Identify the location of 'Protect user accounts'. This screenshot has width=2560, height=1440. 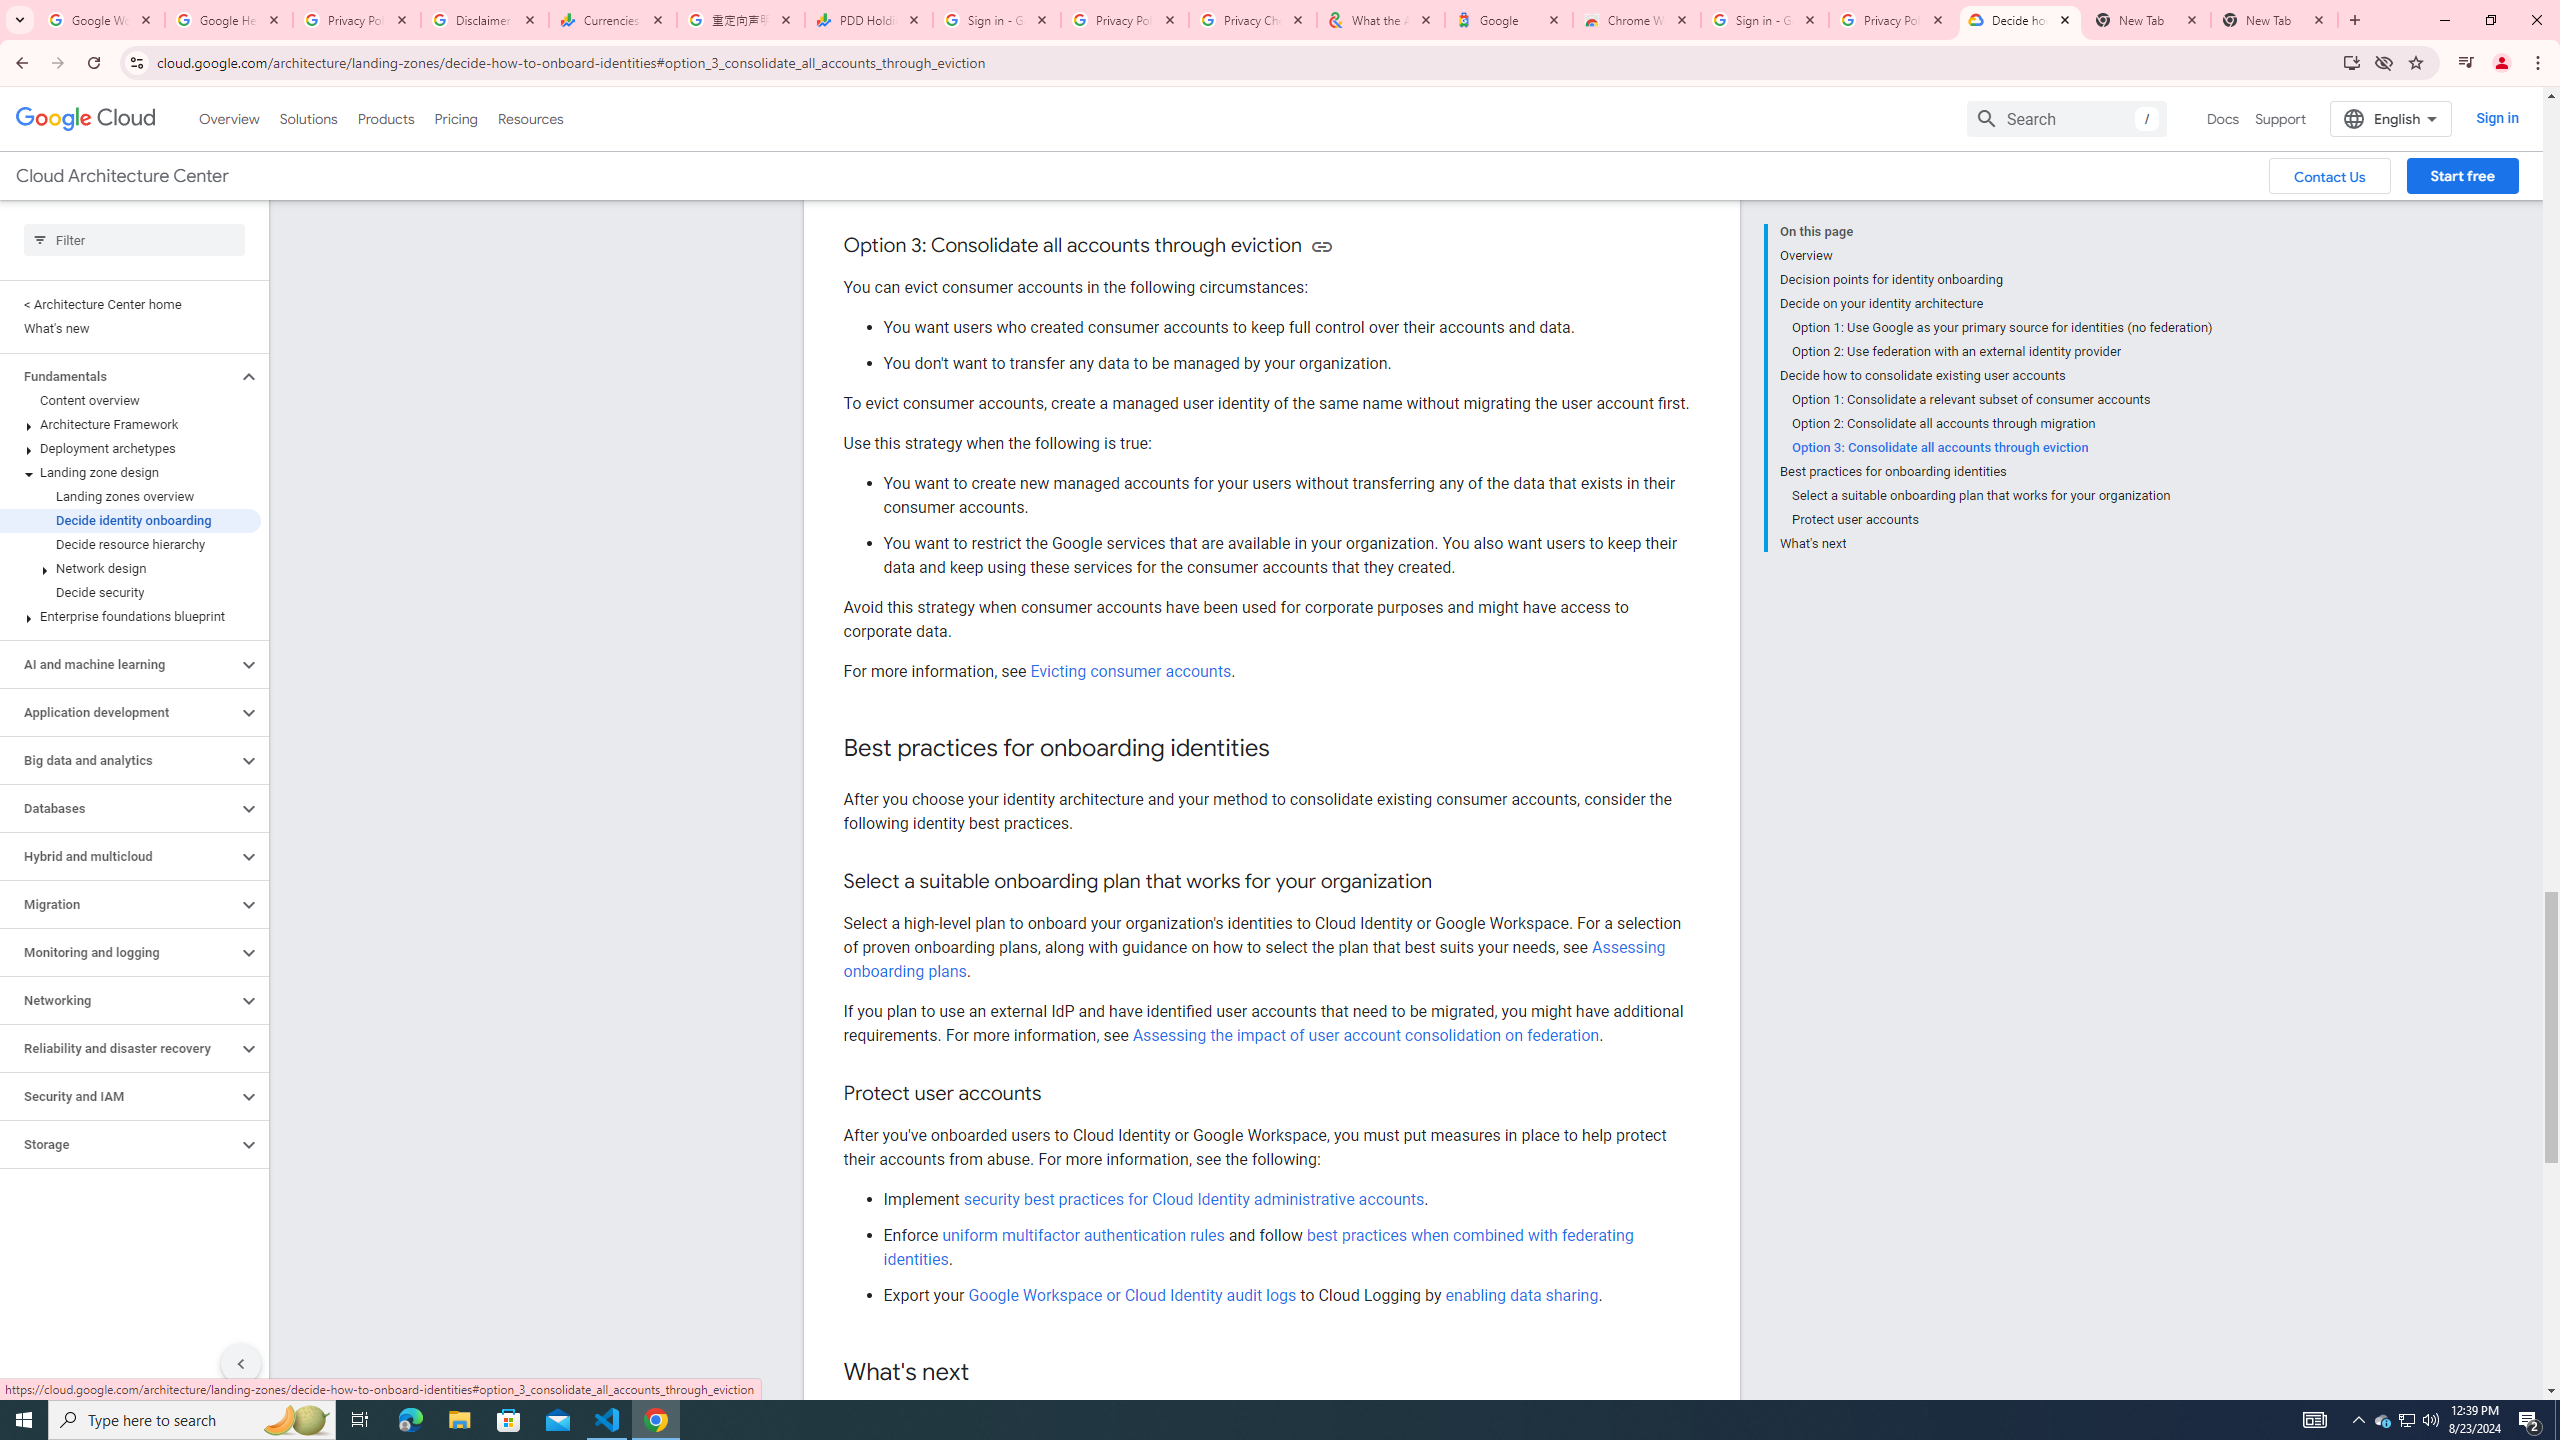
(2001, 518).